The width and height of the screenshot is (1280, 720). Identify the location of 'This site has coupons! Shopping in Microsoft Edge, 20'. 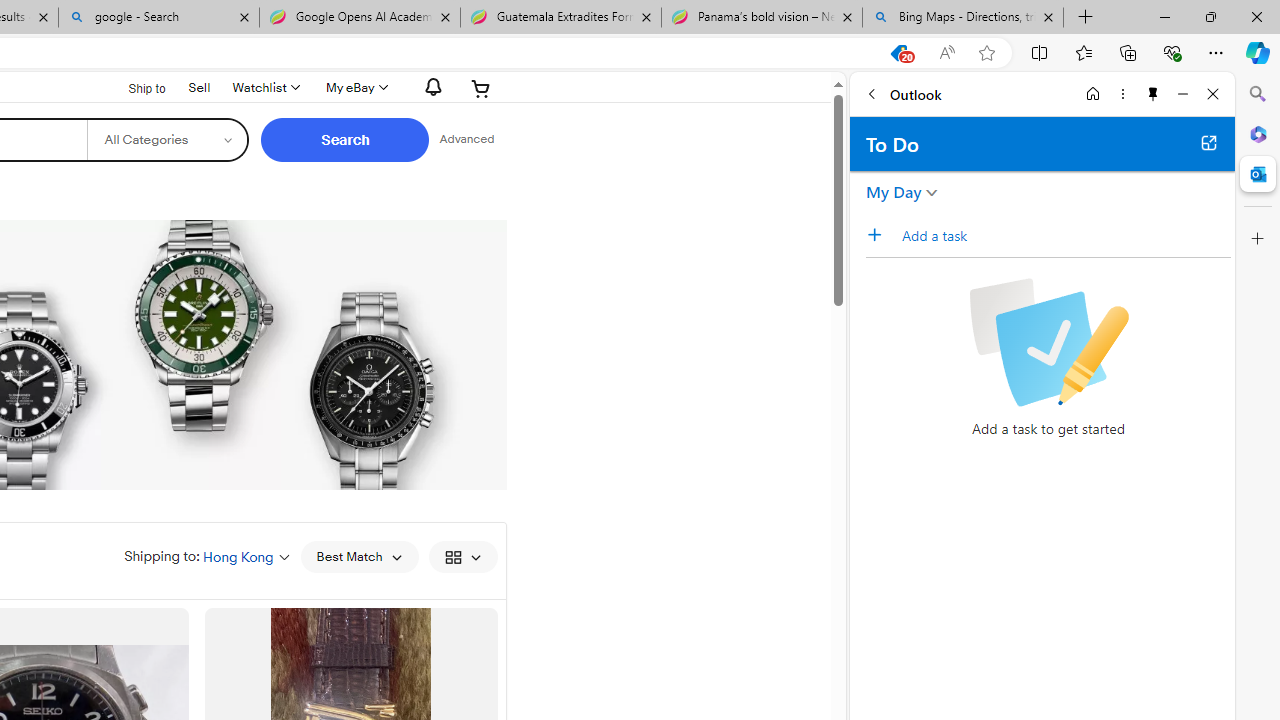
(897, 52).